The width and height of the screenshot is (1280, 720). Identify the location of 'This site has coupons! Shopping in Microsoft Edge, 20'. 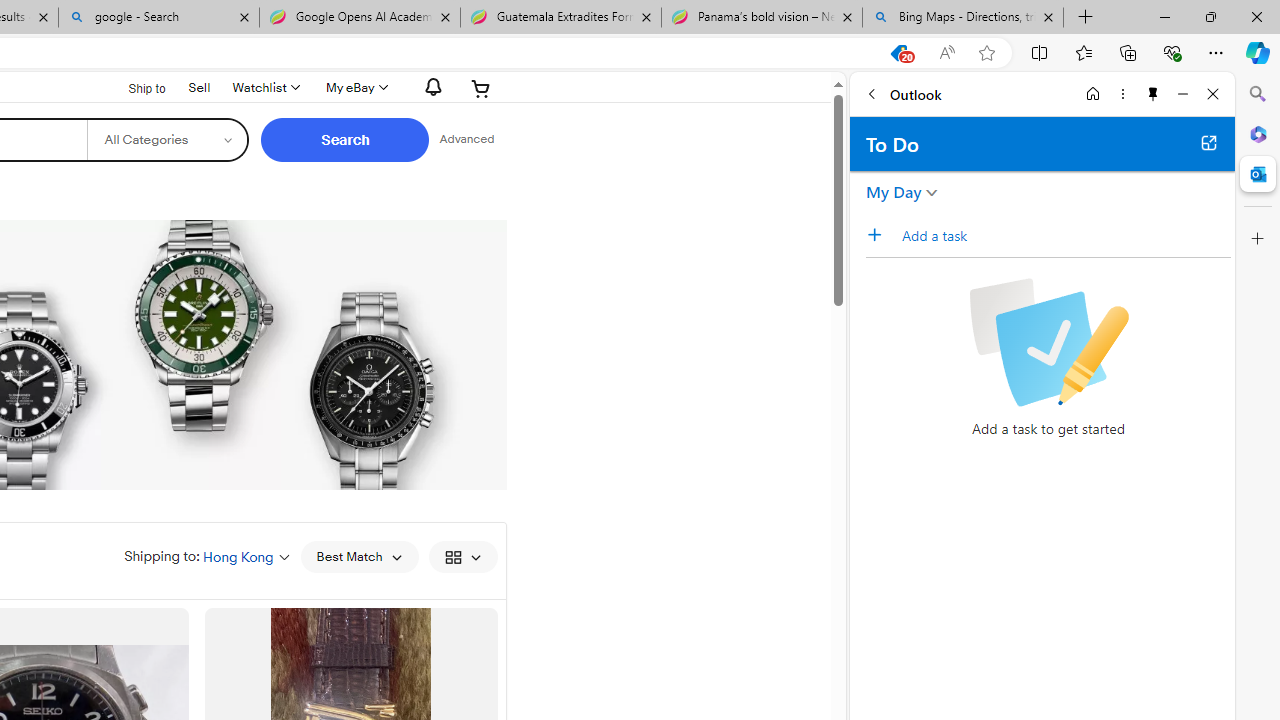
(897, 52).